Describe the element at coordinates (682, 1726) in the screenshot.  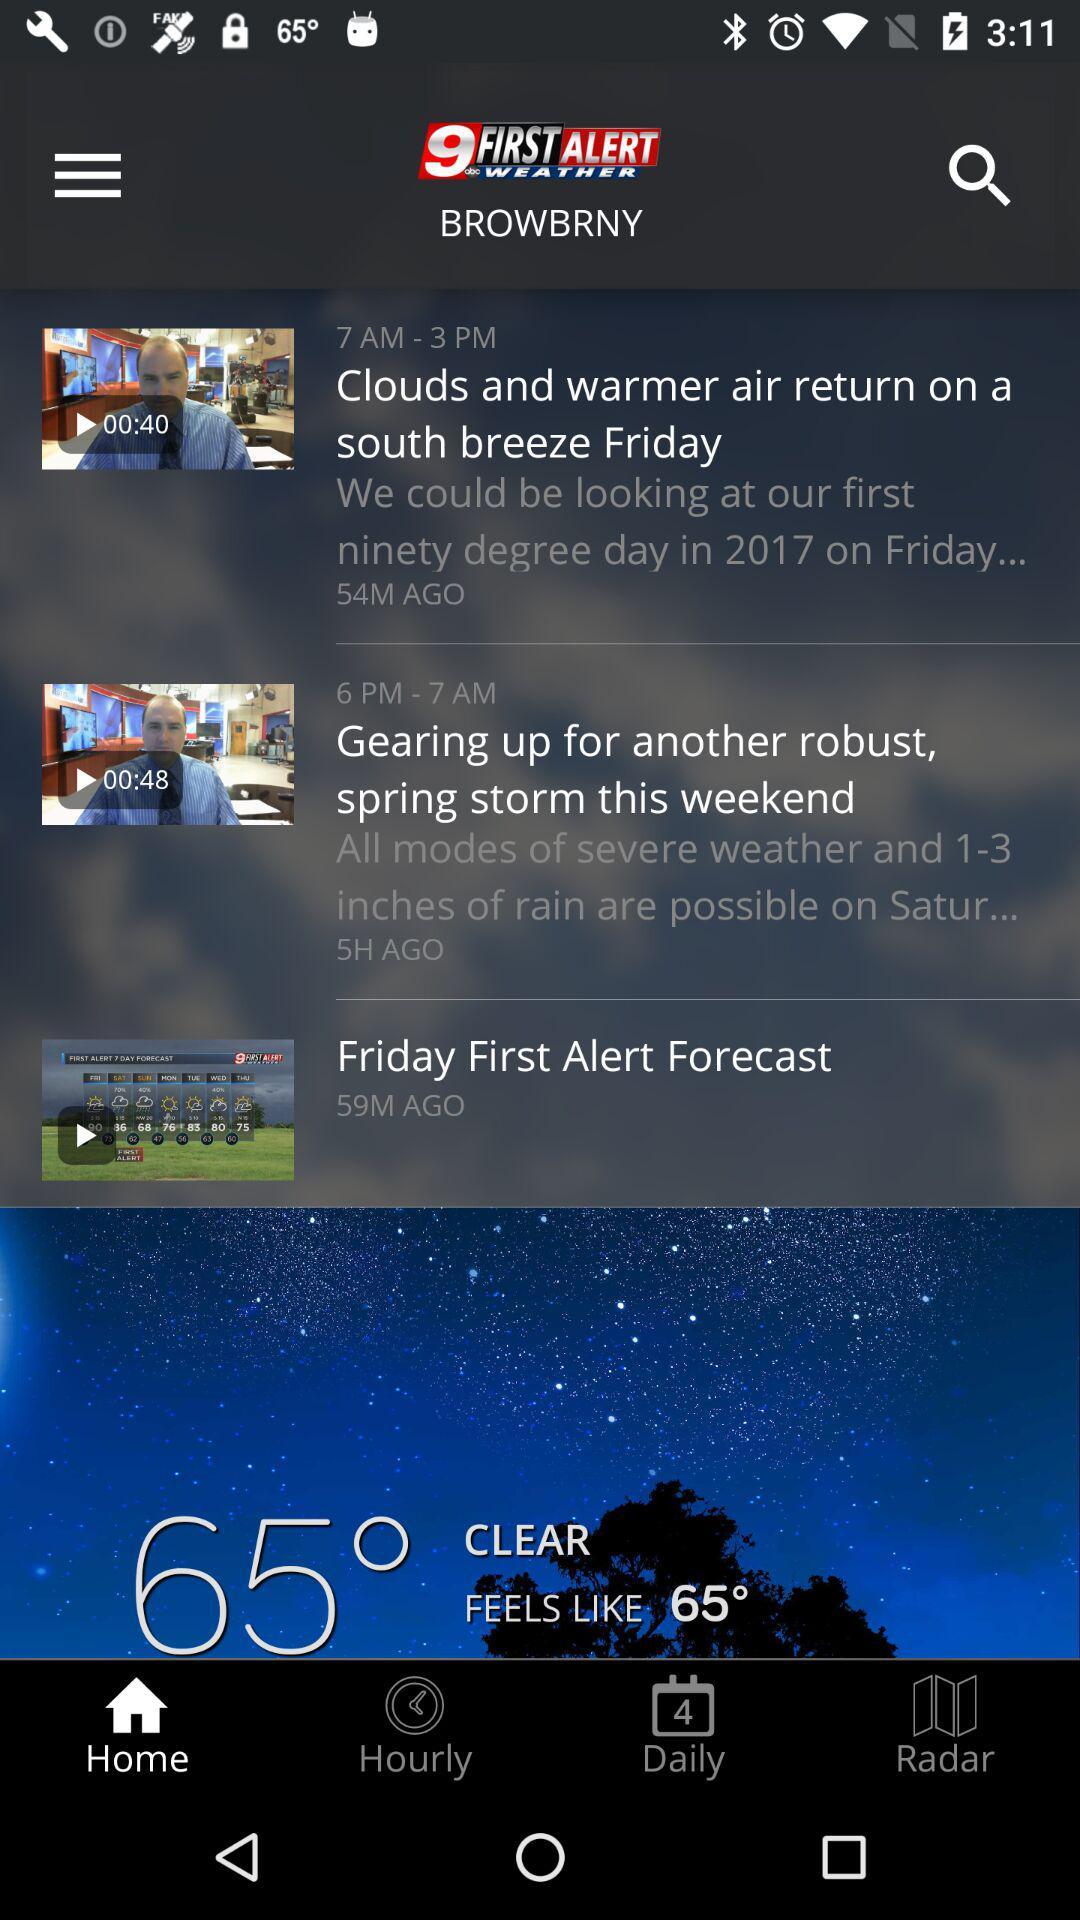
I see `icon next to the radar icon` at that location.